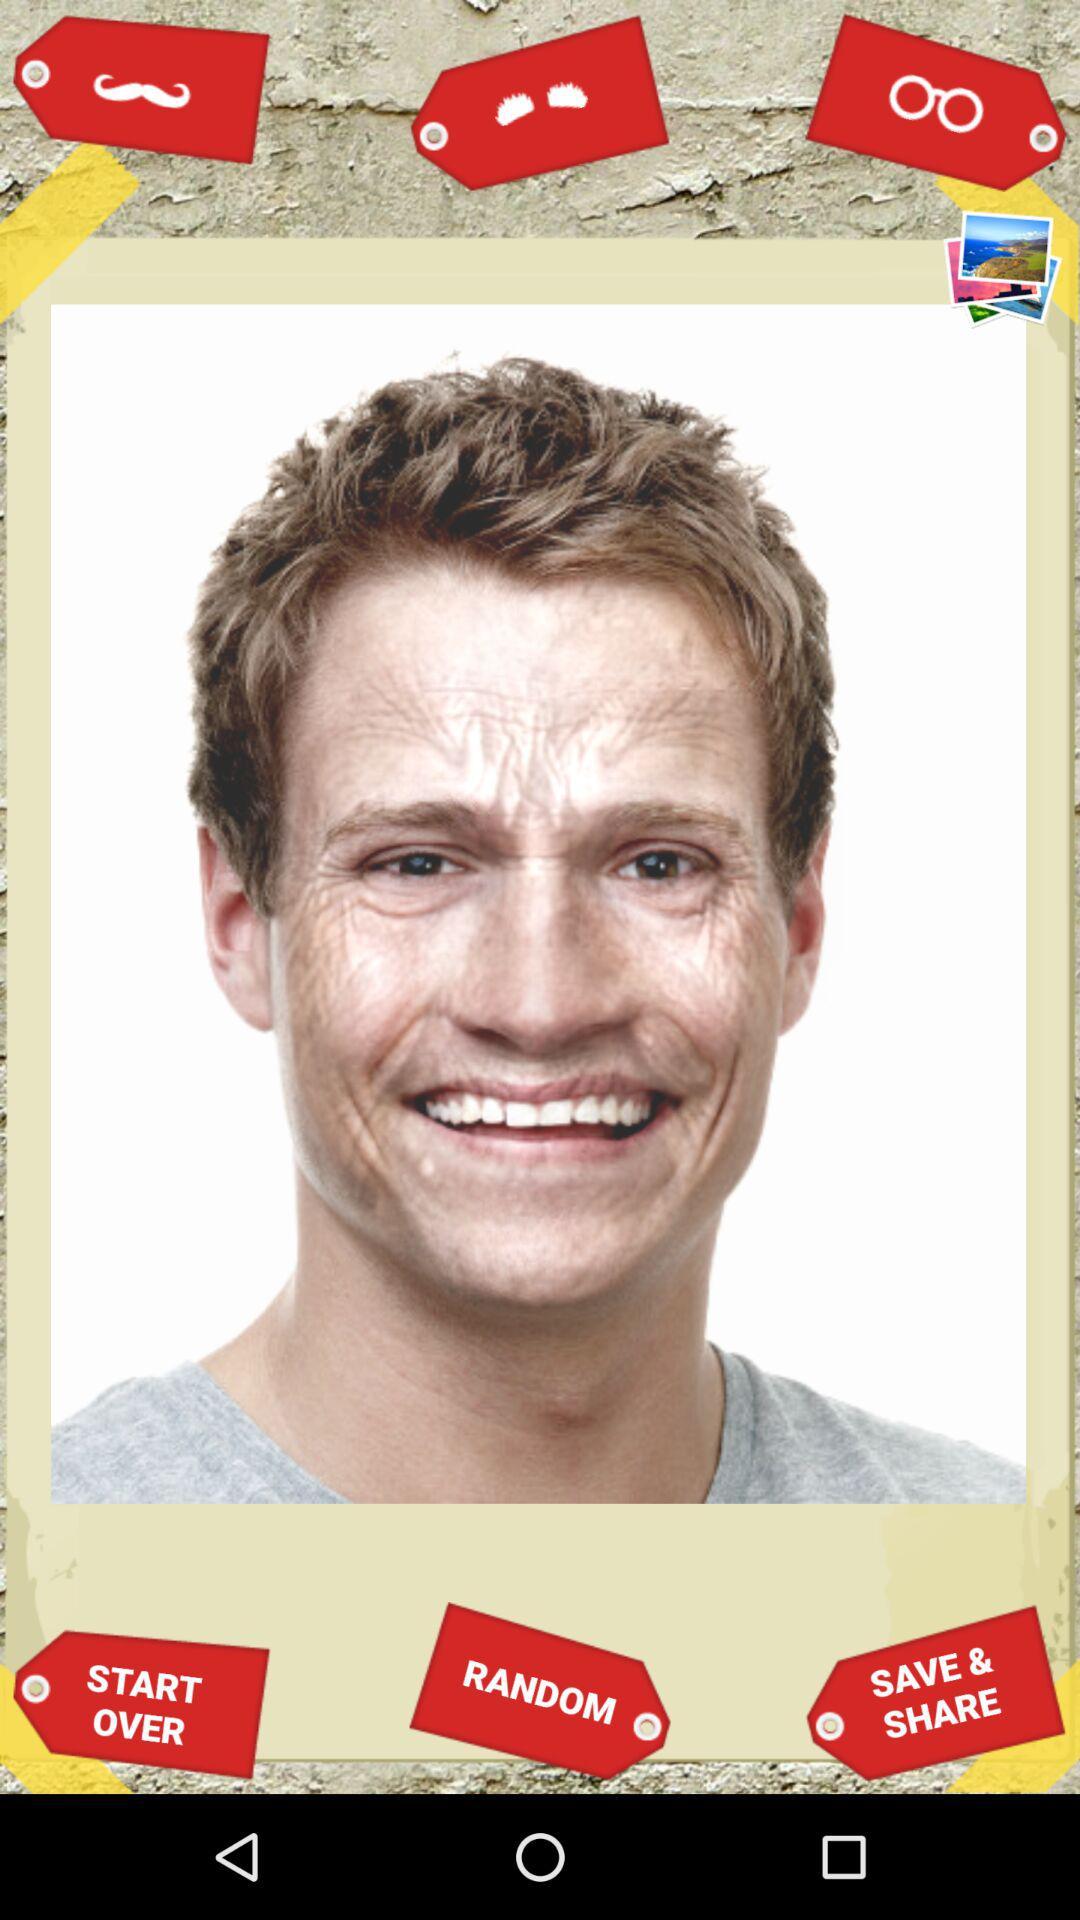 The image size is (1080, 1920). What do you see at coordinates (540, 1690) in the screenshot?
I see `the item to the left of save &` at bounding box center [540, 1690].